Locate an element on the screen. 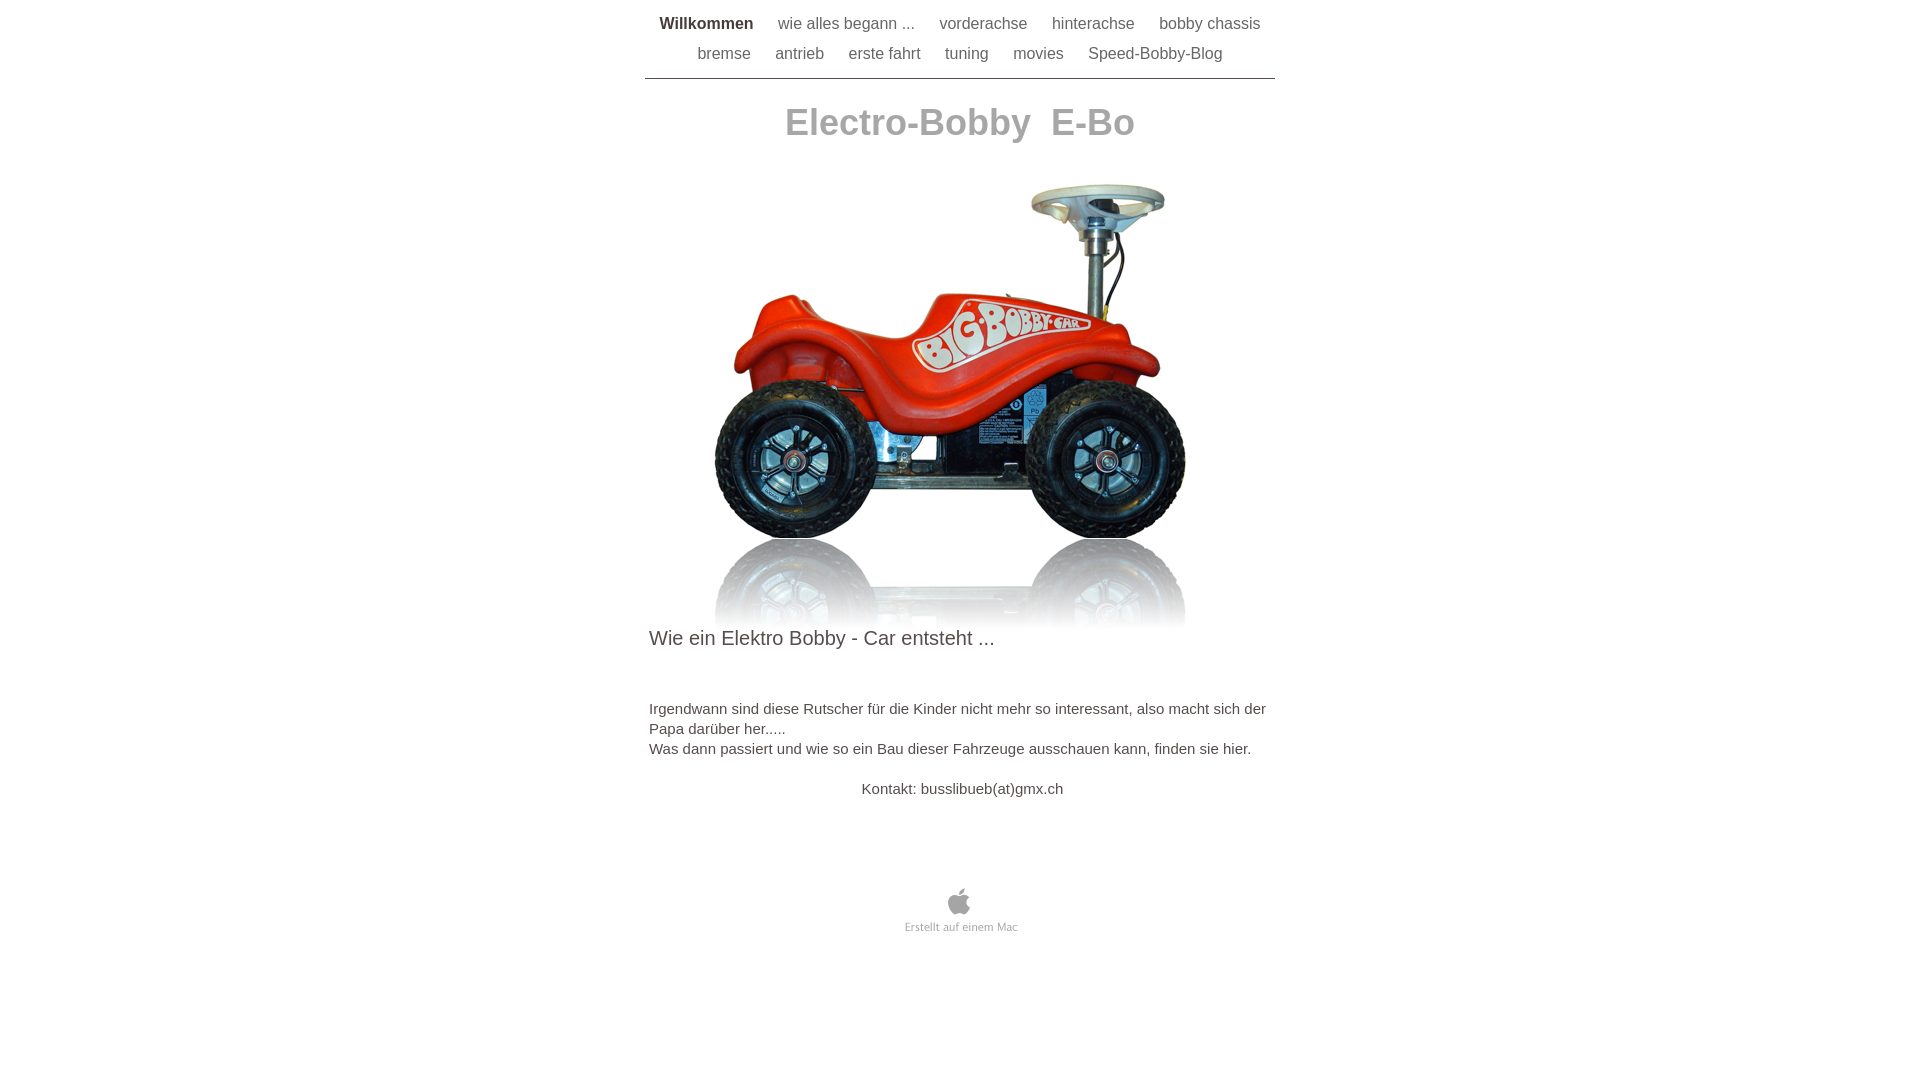 This screenshot has width=1920, height=1080. 'movies' is located at coordinates (1040, 52).